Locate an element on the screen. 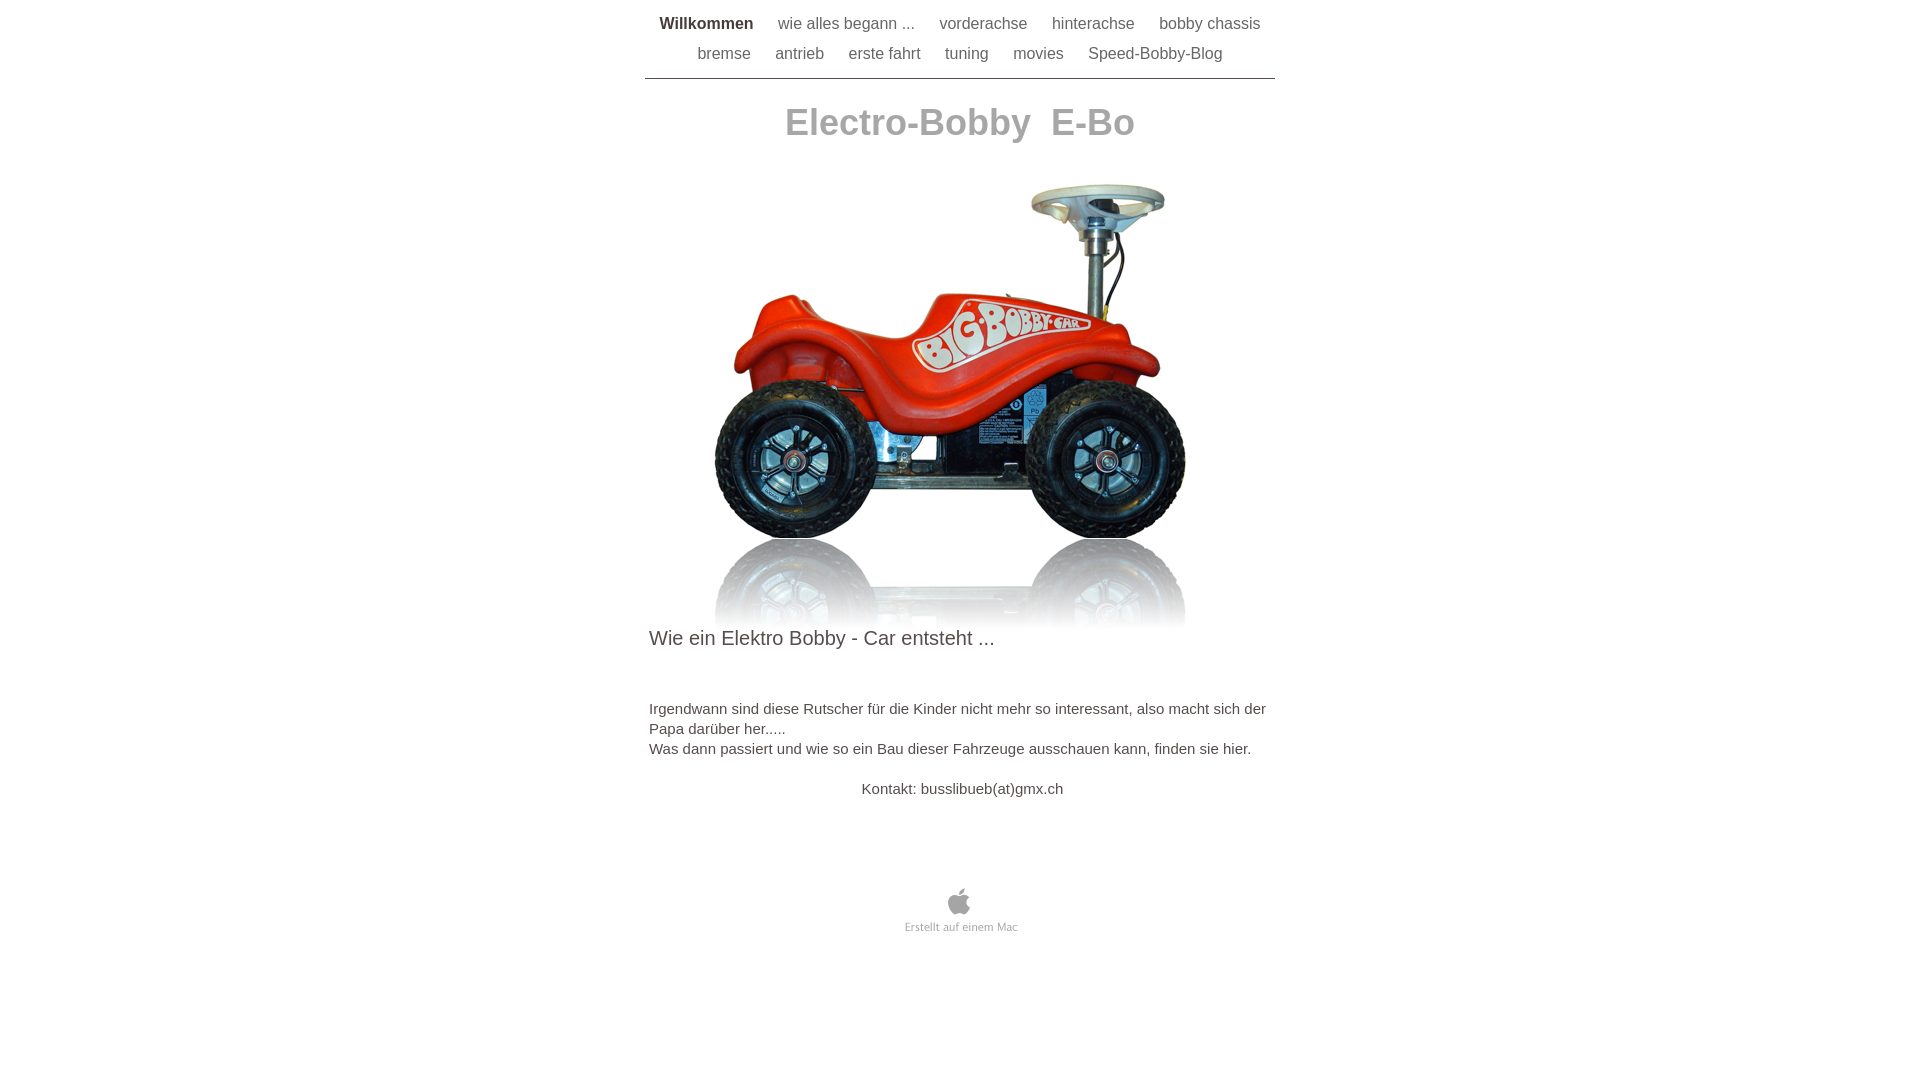 This screenshot has width=1920, height=1080. 'movies' is located at coordinates (1040, 52).